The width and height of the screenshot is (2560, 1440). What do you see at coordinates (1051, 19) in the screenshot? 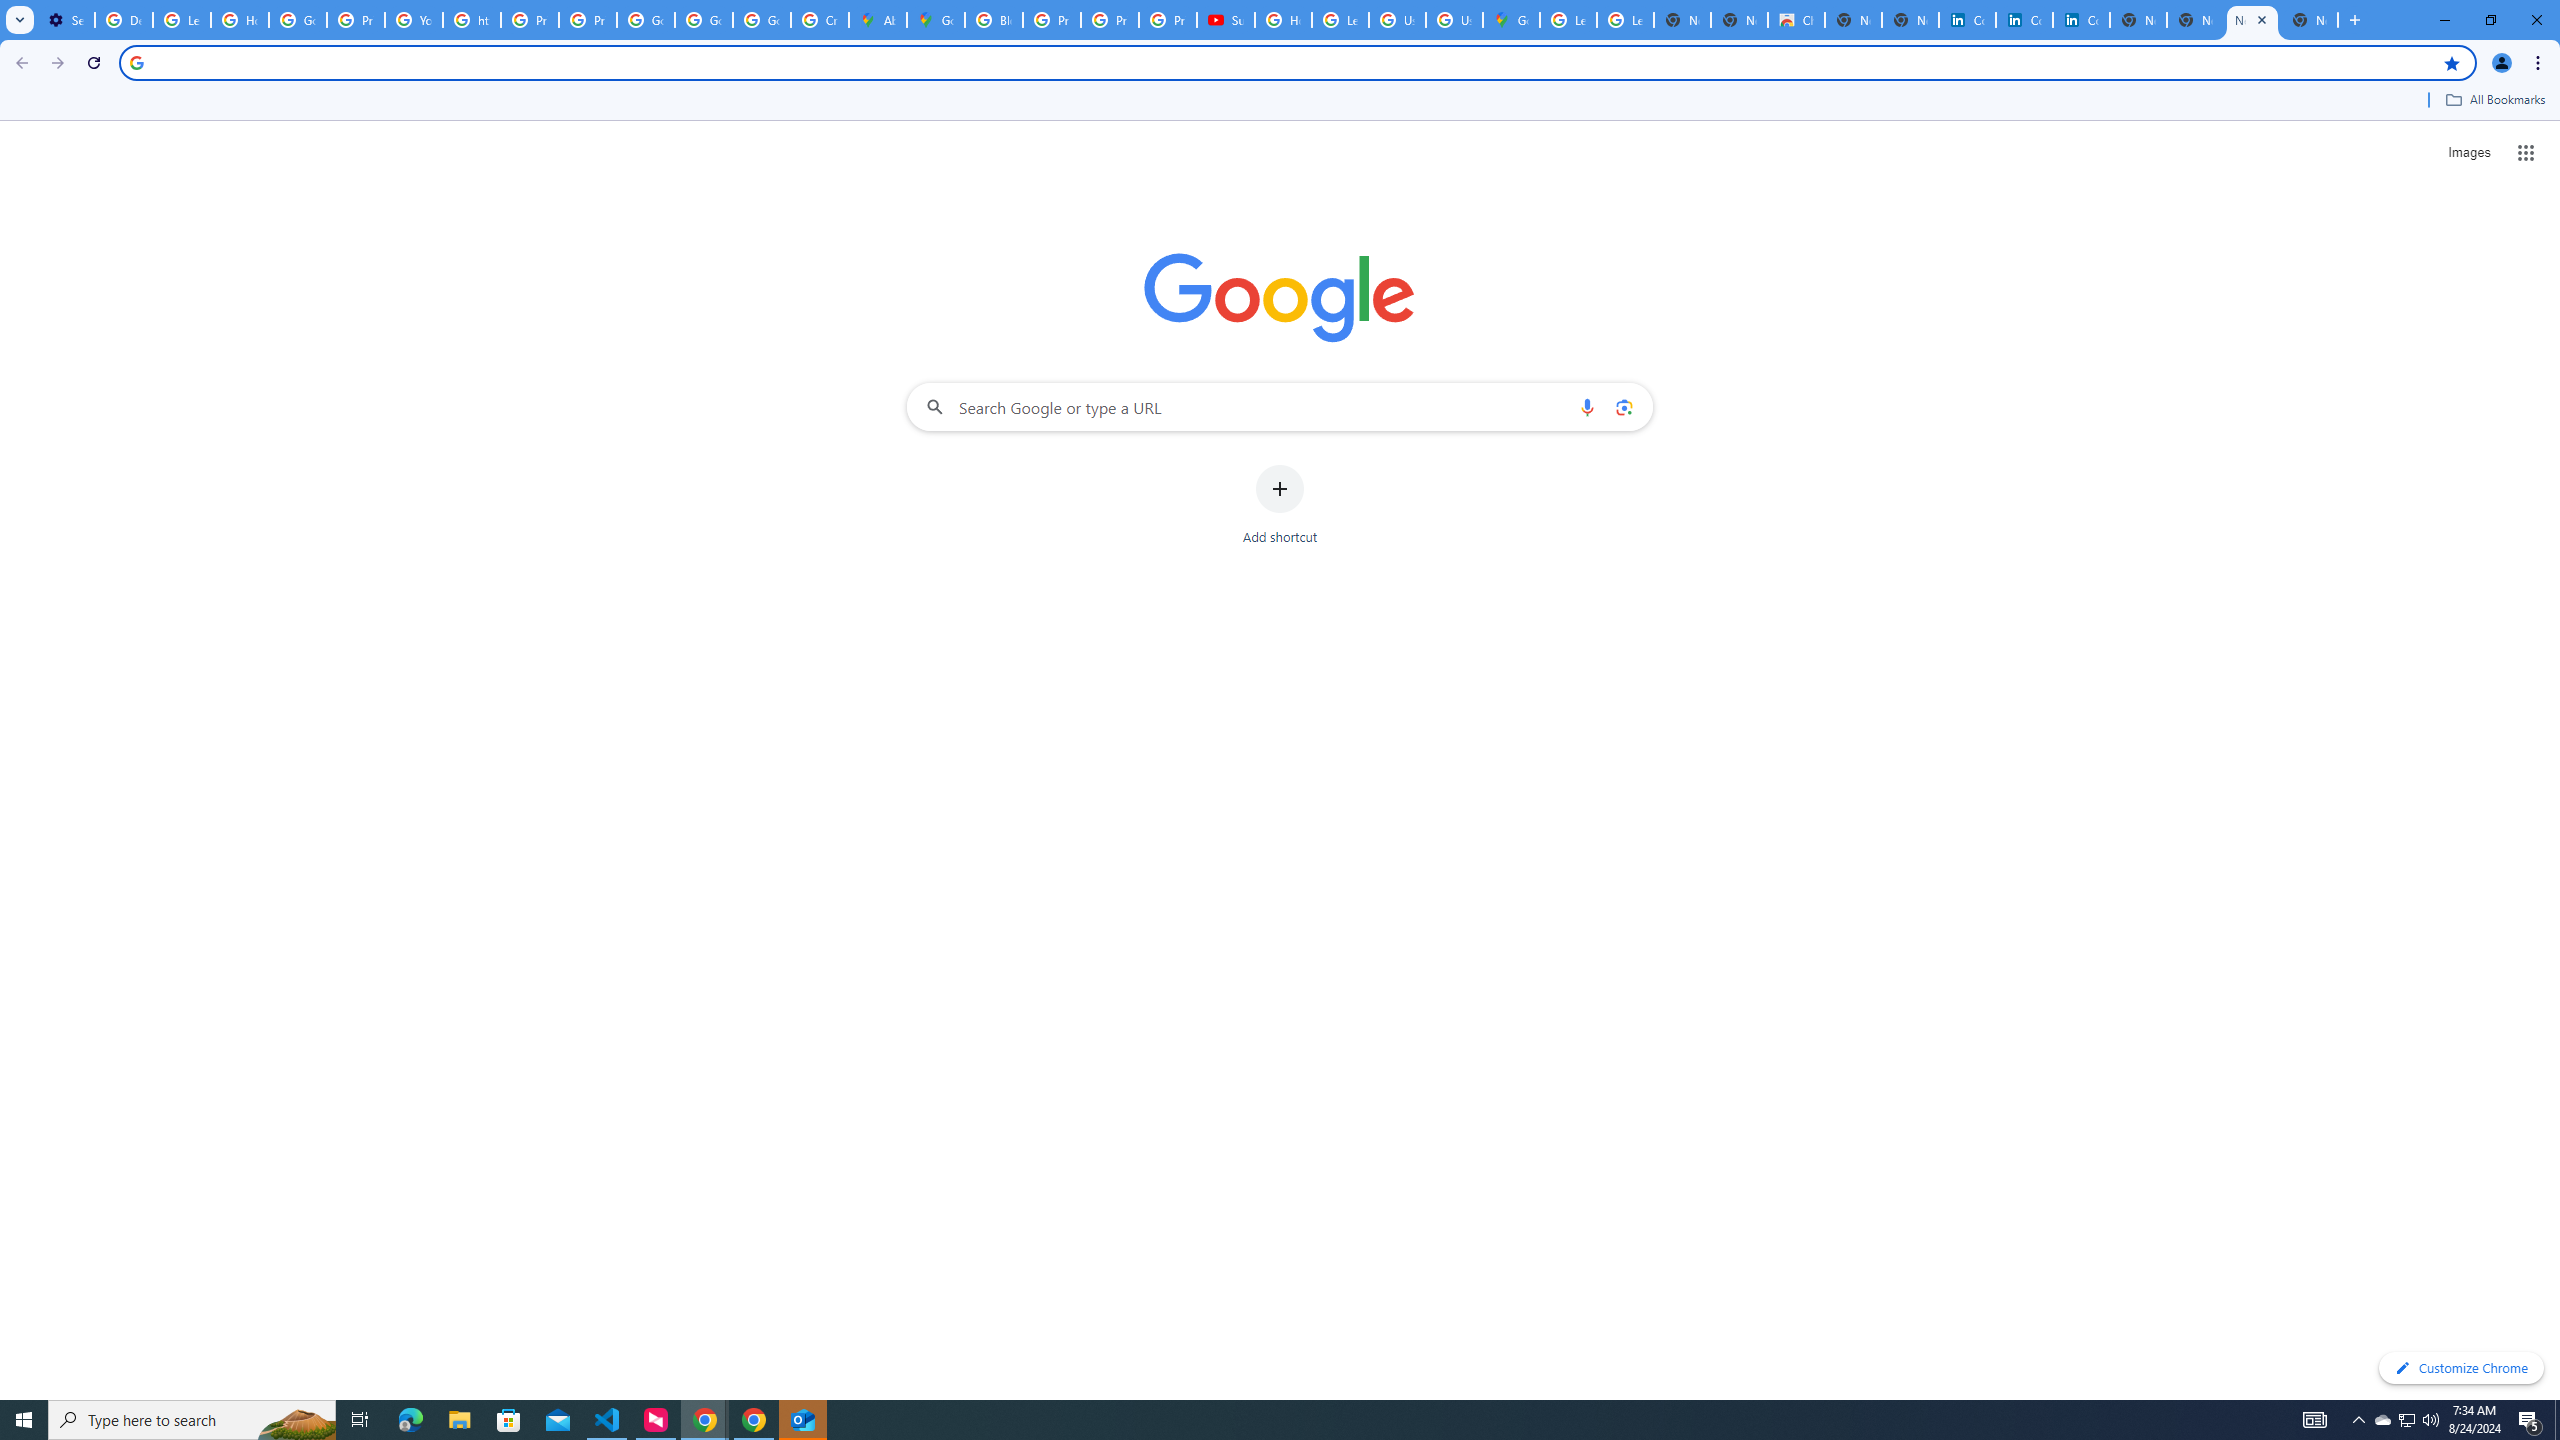
I see `'Privacy Help Center - Policies Help'` at bounding box center [1051, 19].